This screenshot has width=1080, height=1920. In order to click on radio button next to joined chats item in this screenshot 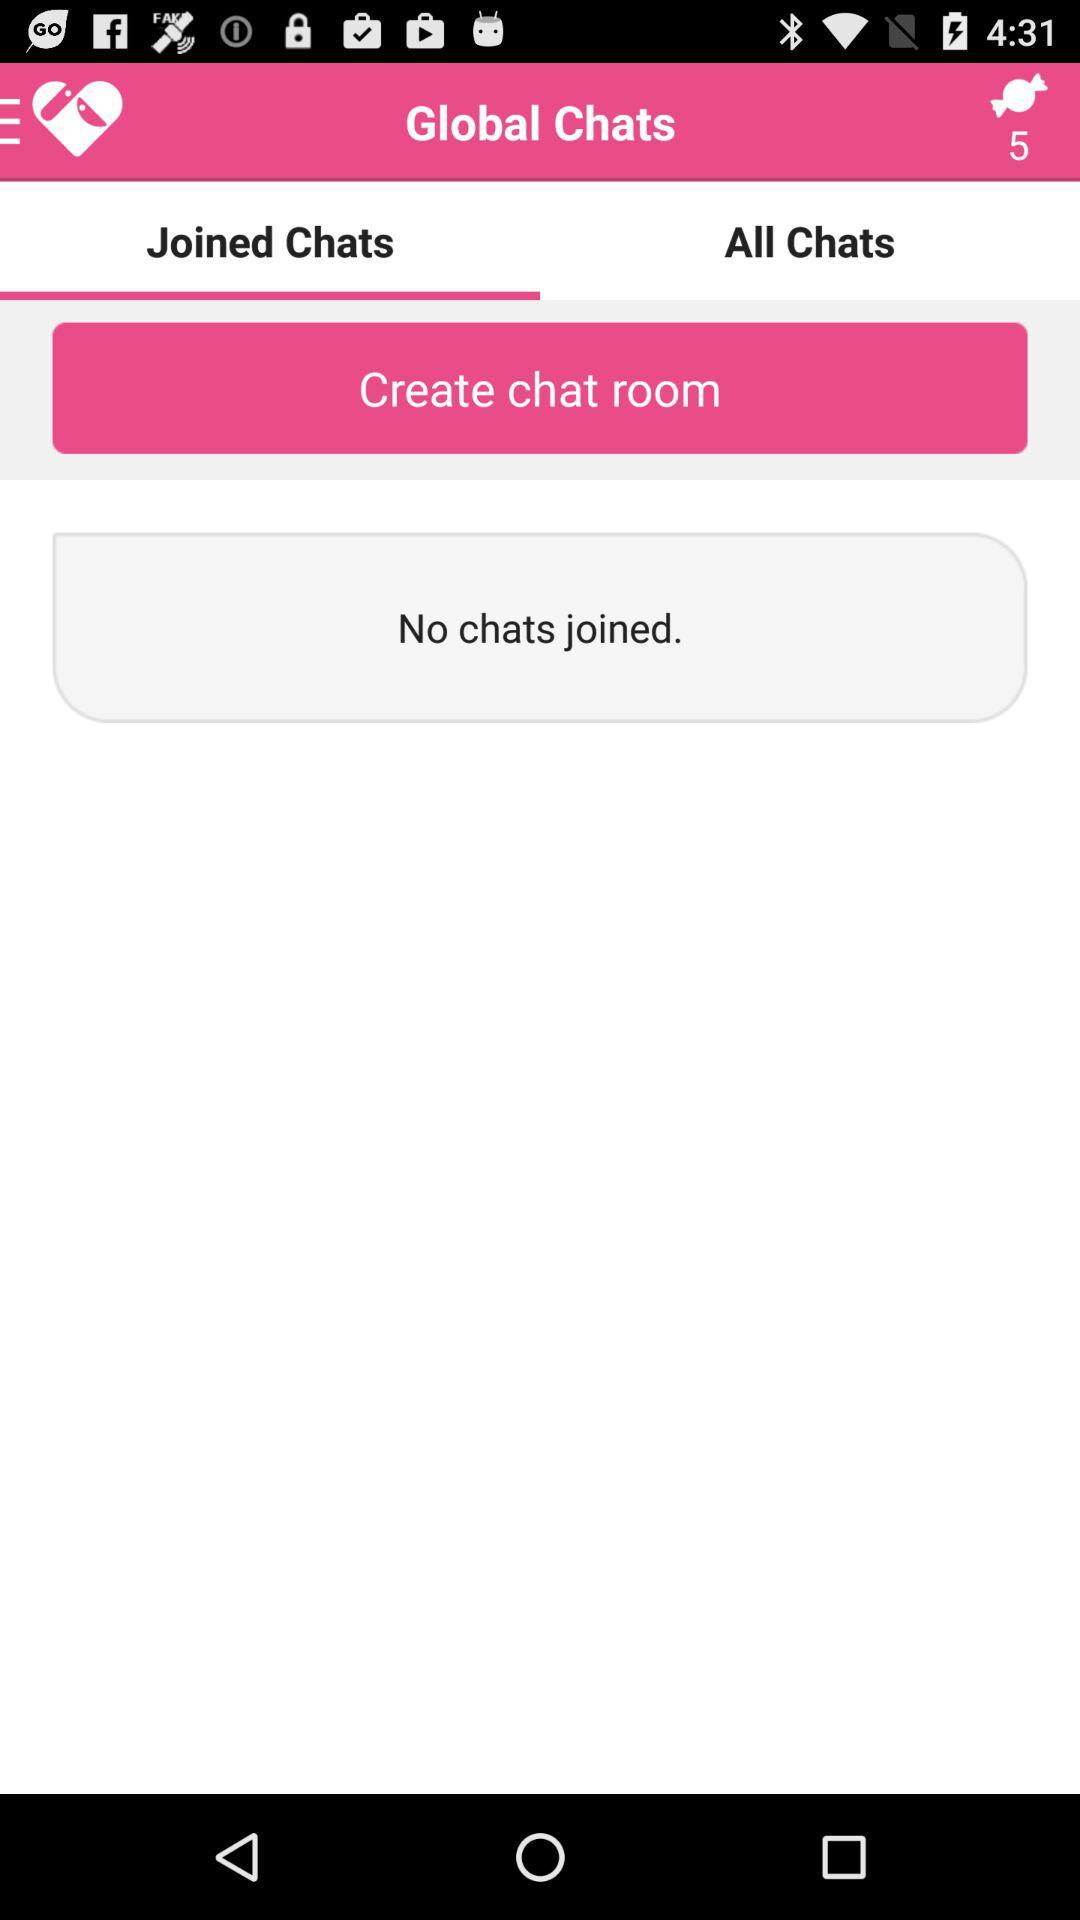, I will do `click(810, 240)`.